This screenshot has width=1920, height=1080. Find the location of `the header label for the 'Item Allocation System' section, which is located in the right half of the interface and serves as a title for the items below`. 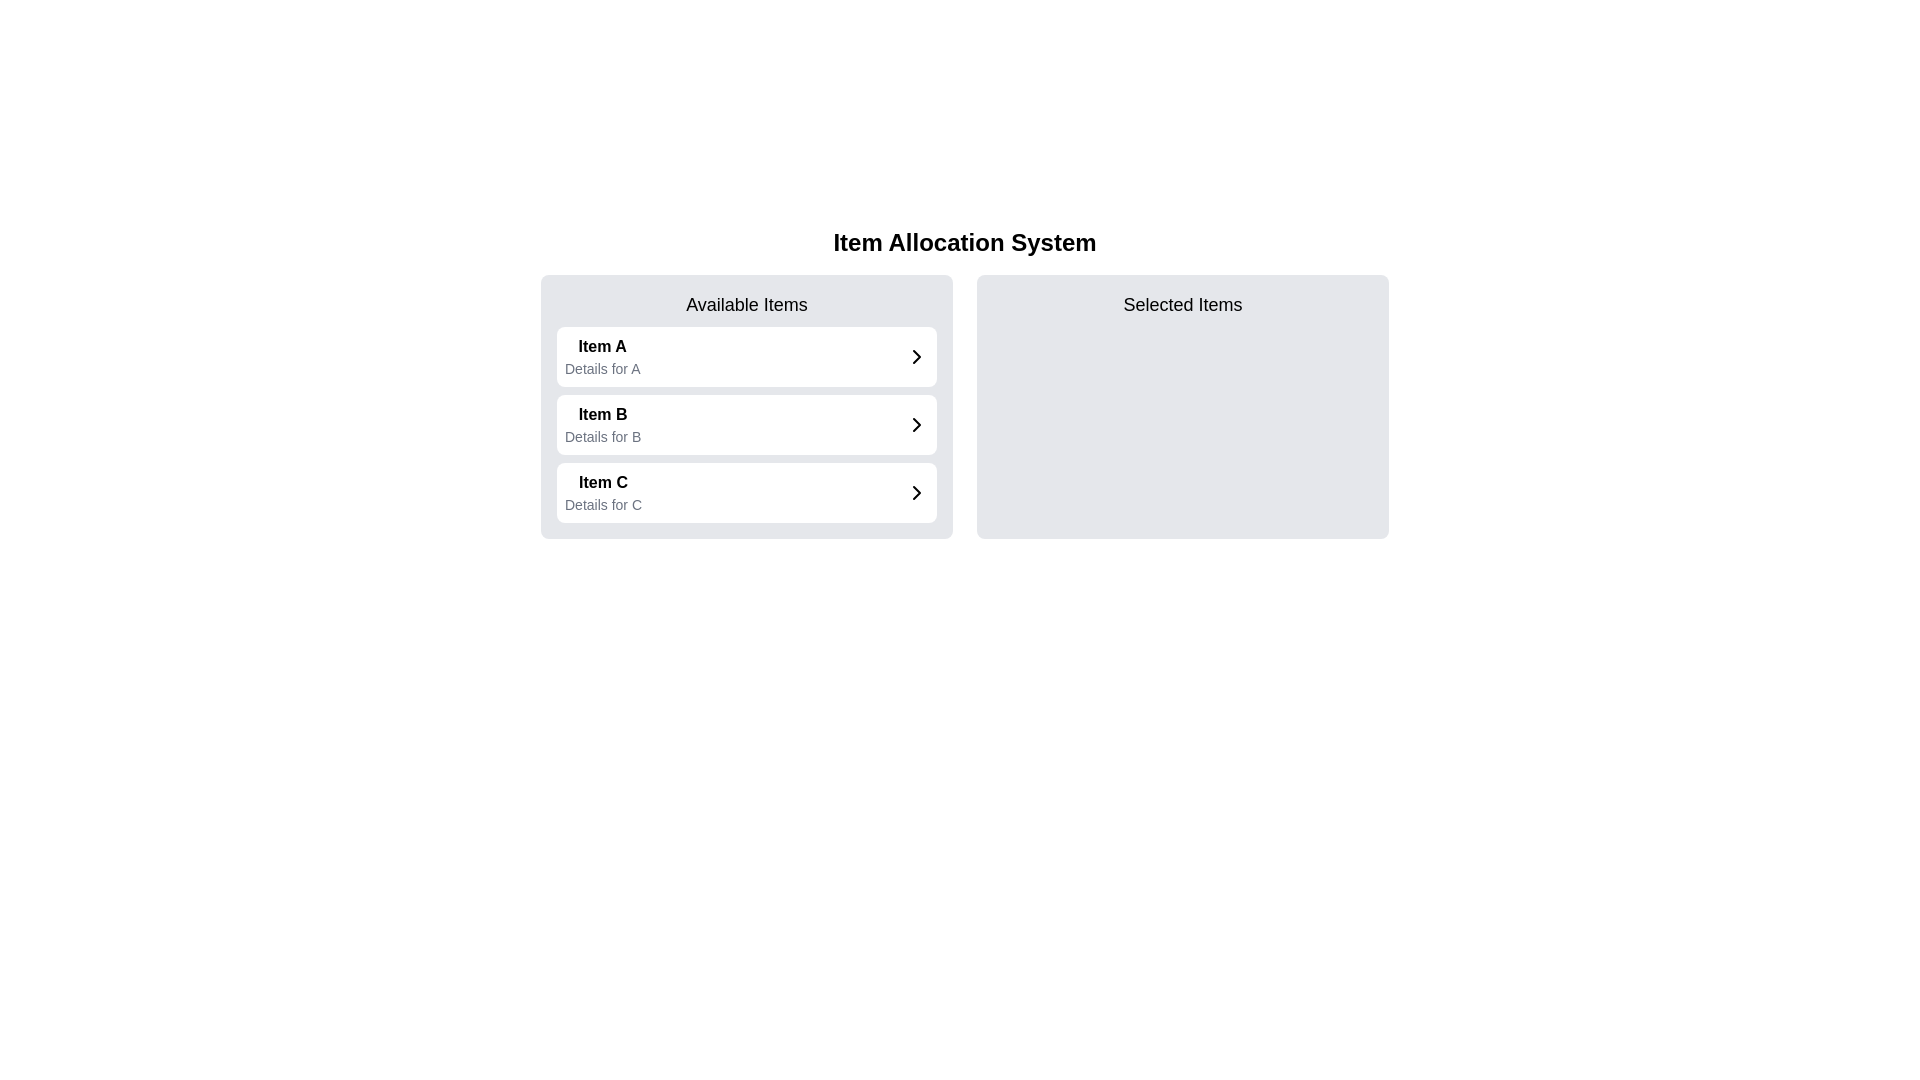

the header label for the 'Item Allocation System' section, which is located in the right half of the interface and serves as a title for the items below is located at coordinates (1182, 304).